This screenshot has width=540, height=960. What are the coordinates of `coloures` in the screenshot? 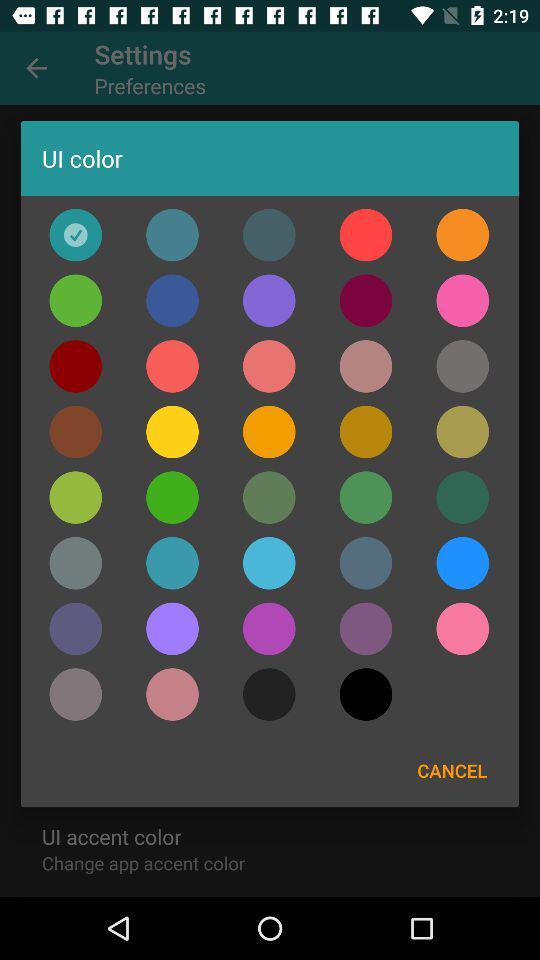 It's located at (365, 563).